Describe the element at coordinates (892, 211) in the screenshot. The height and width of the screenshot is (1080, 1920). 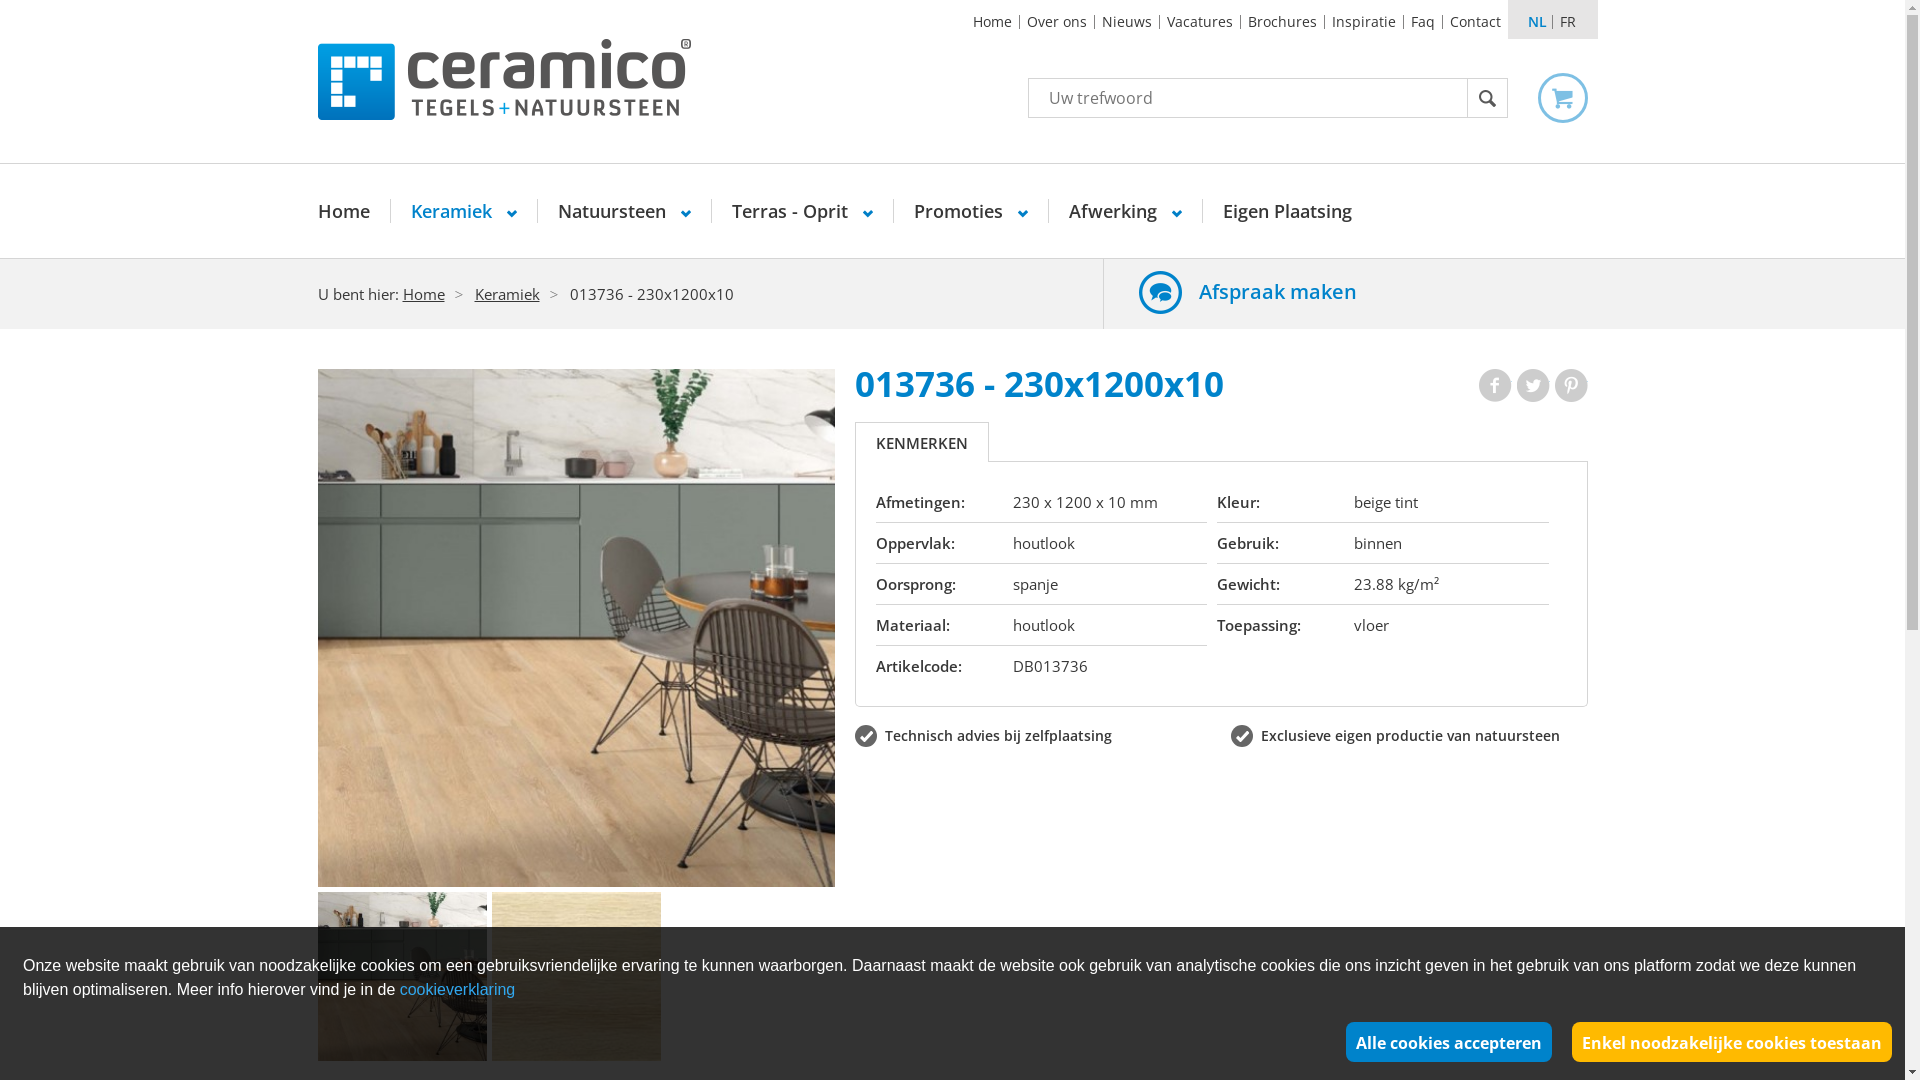
I see `'Promoties'` at that location.